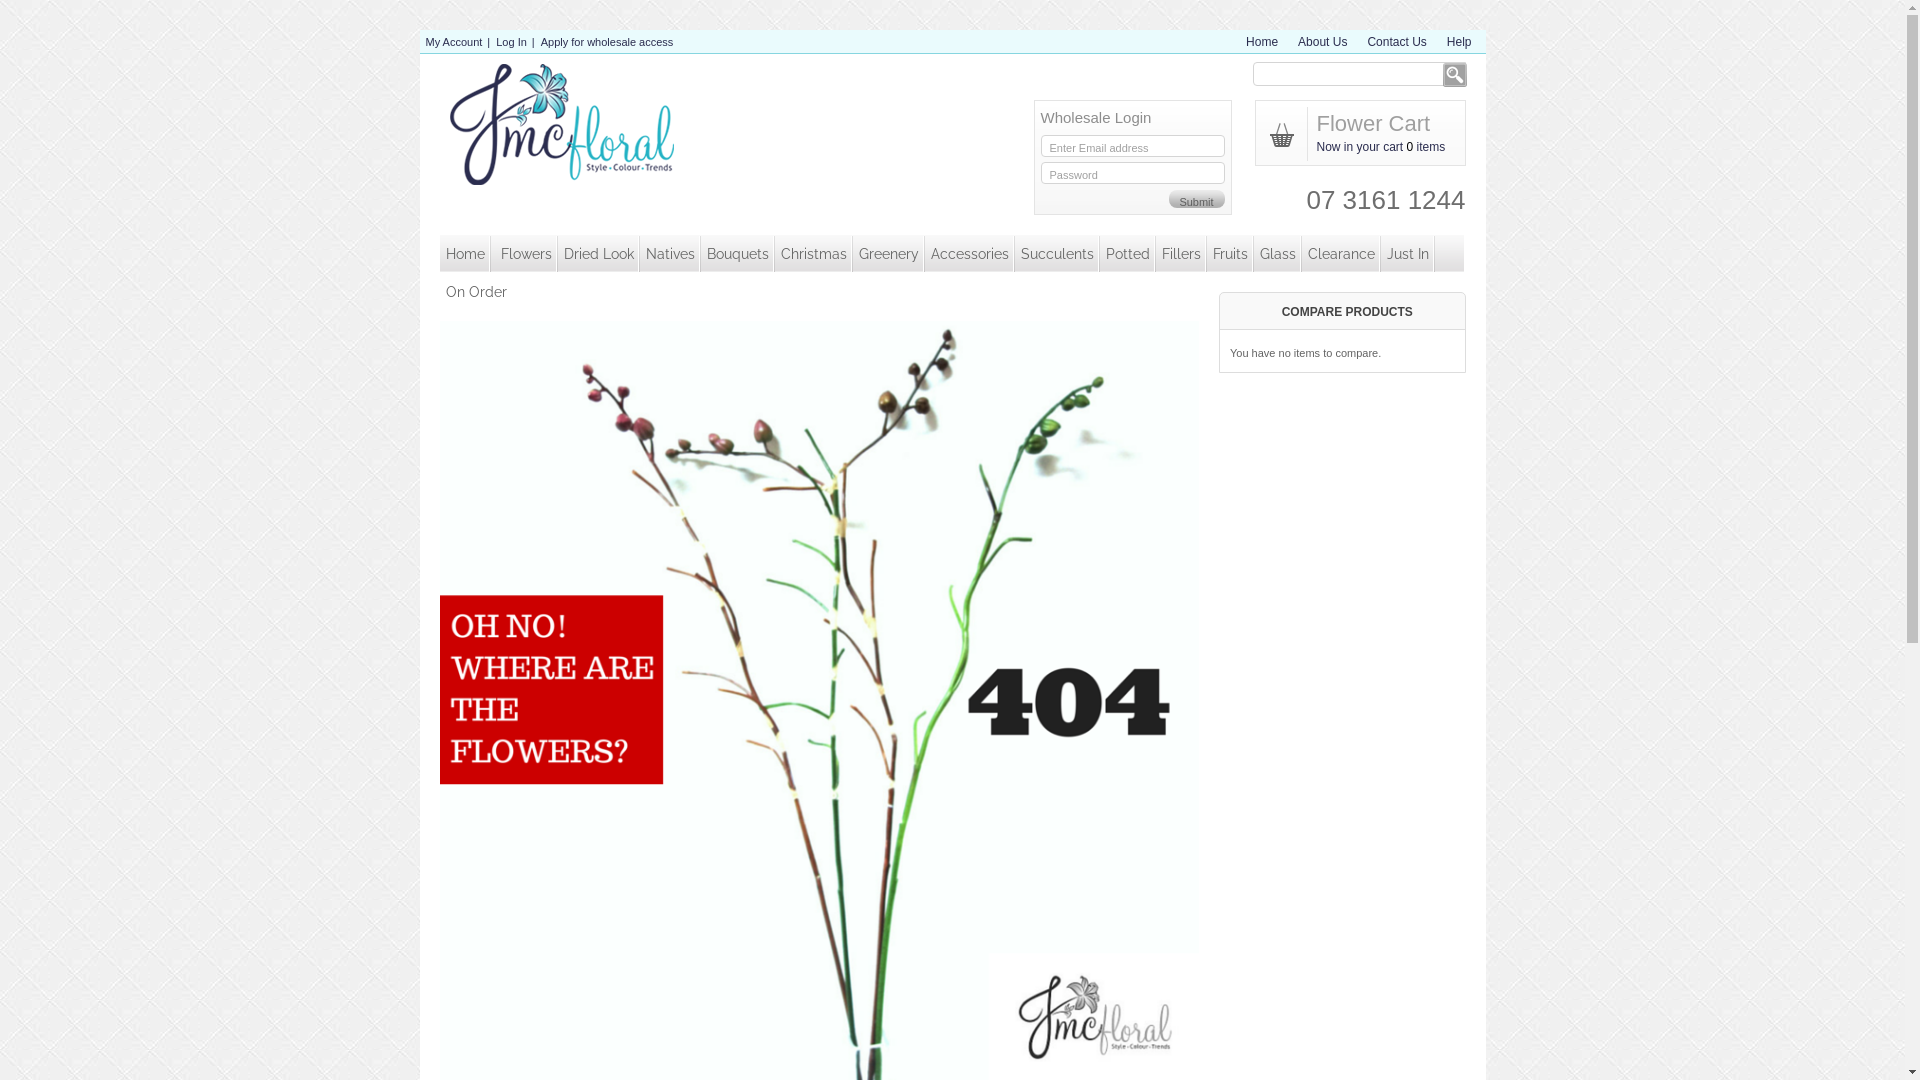  Describe the element at coordinates (736, 253) in the screenshot. I see `'Bouquets'` at that location.